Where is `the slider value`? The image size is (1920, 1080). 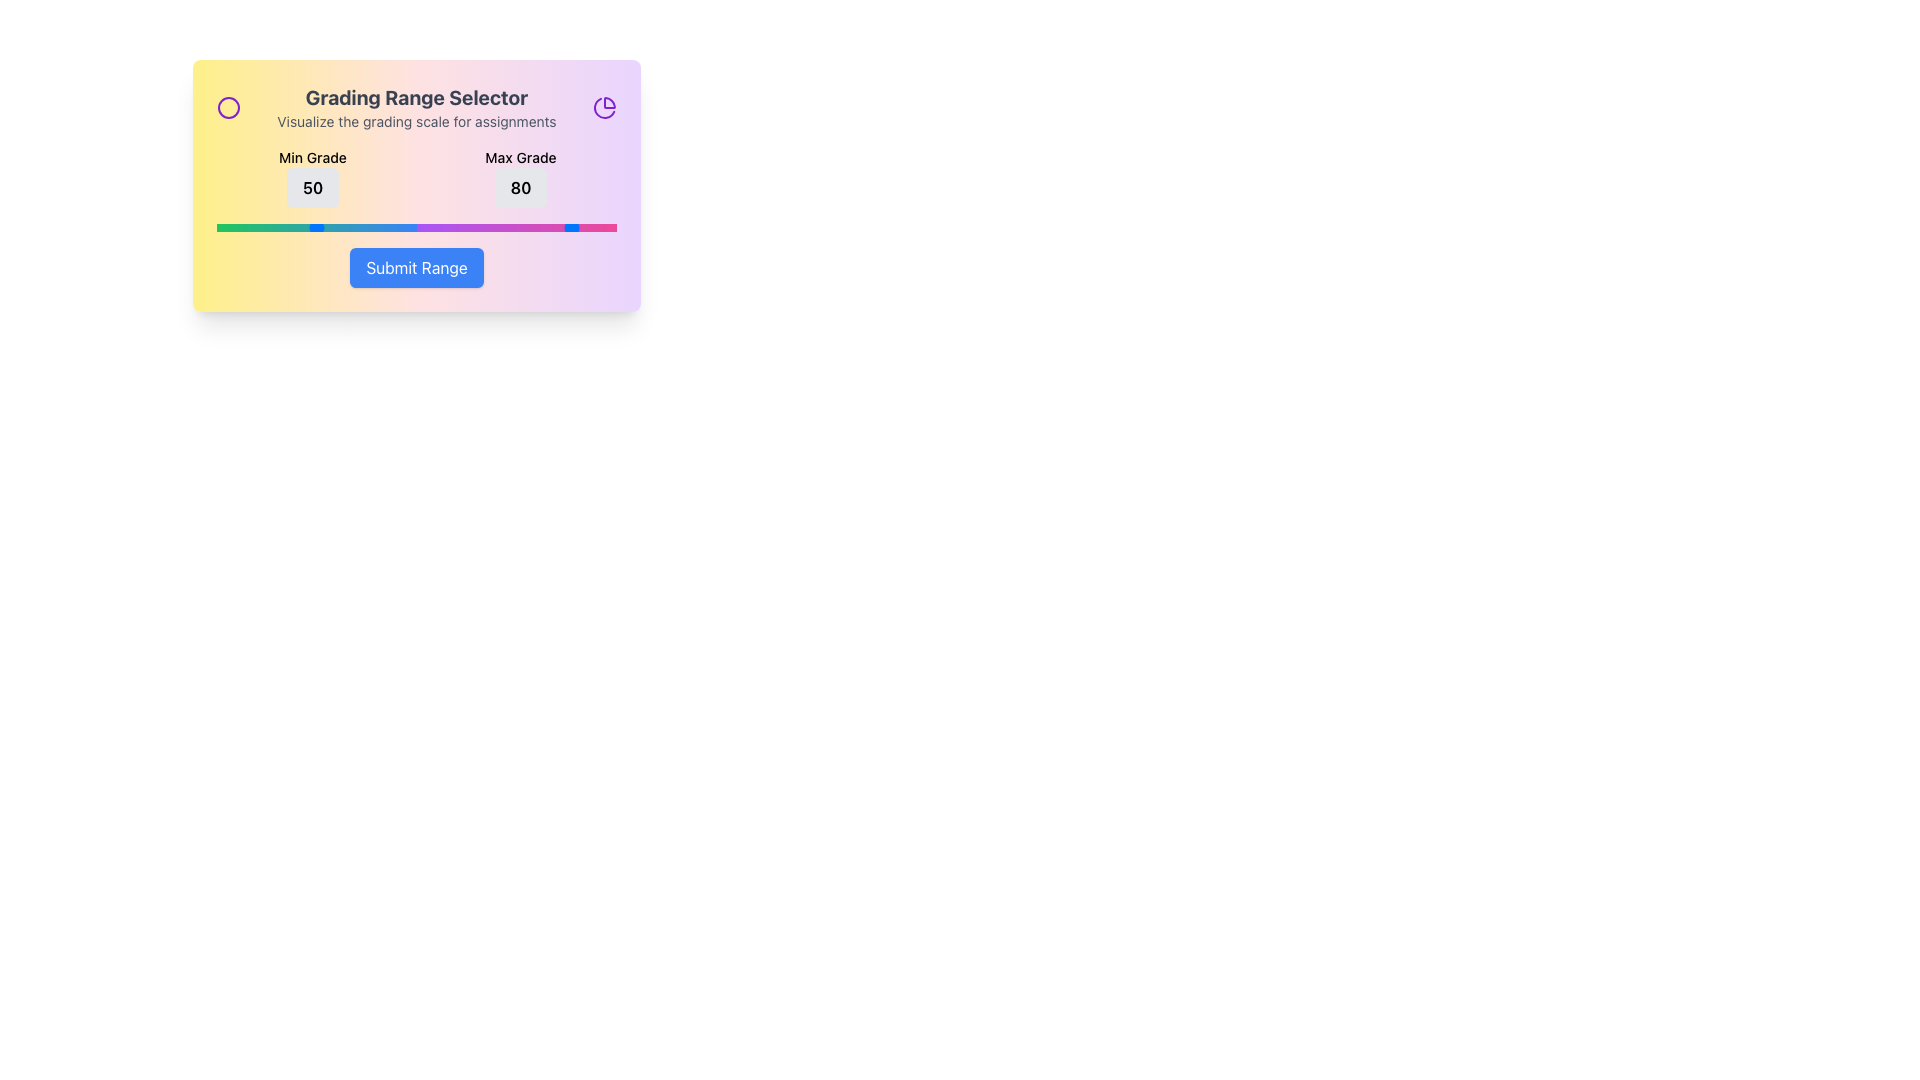
the slider value is located at coordinates (310, 226).